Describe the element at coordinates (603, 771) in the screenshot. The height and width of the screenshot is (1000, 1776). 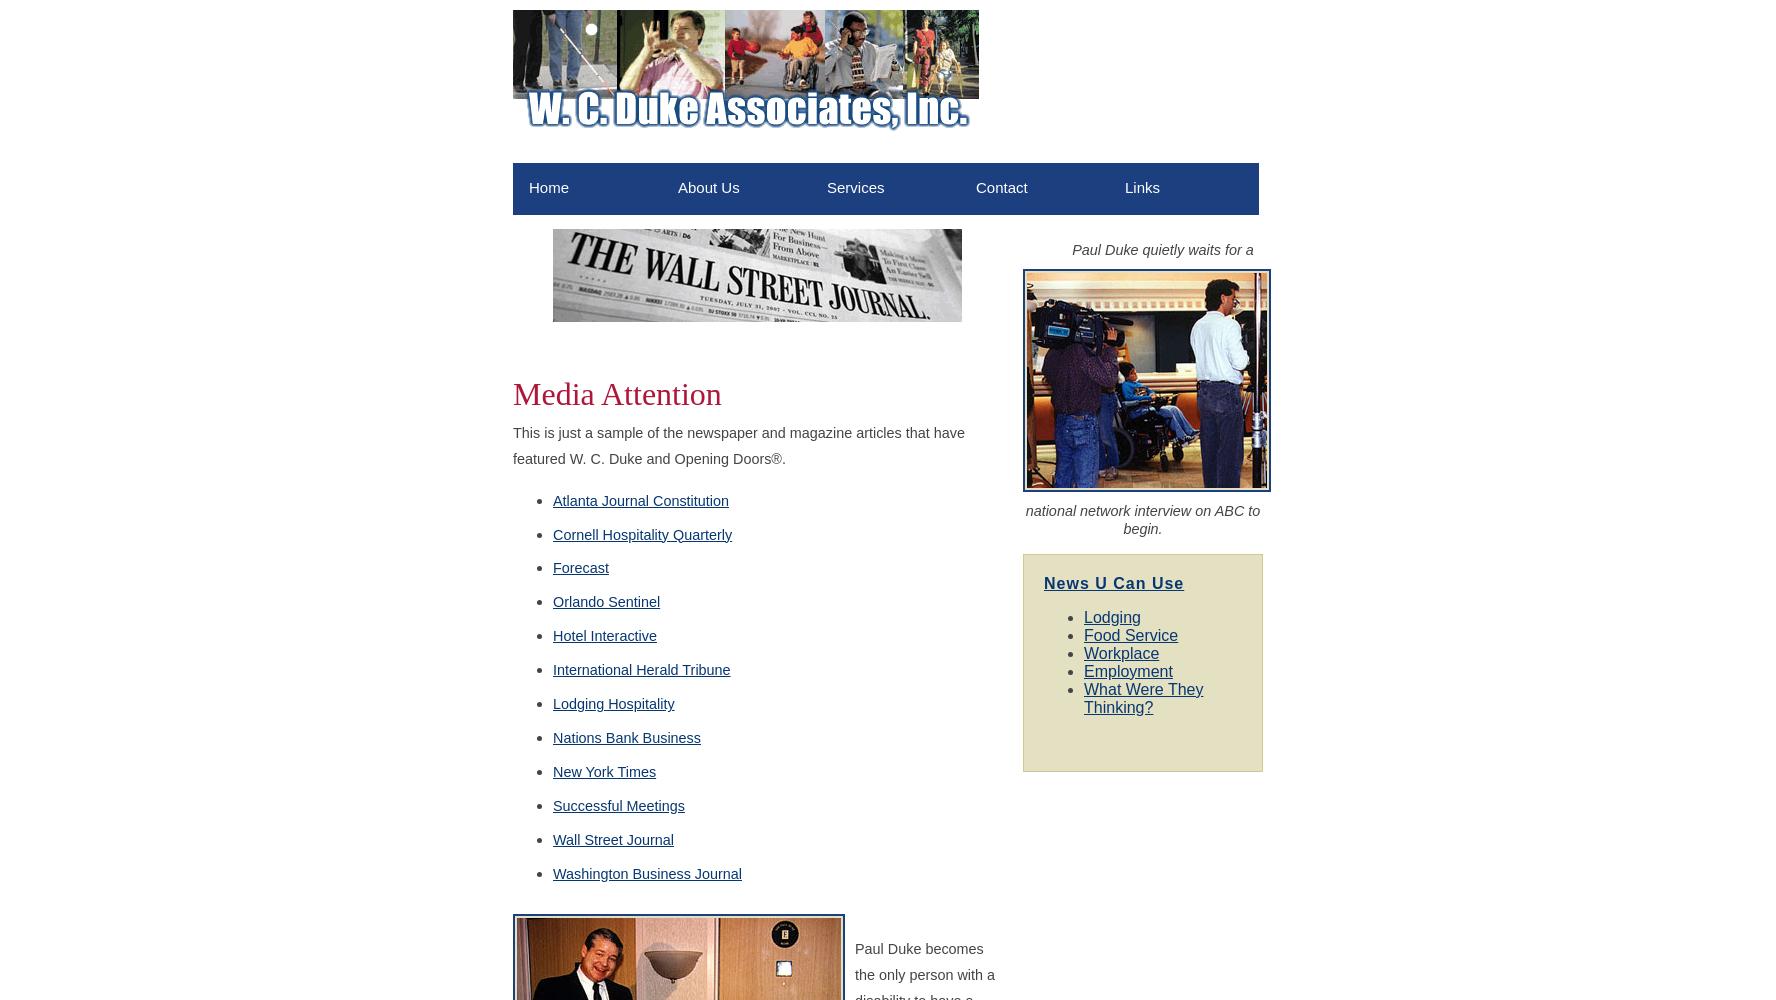
I see `'New York Times'` at that location.